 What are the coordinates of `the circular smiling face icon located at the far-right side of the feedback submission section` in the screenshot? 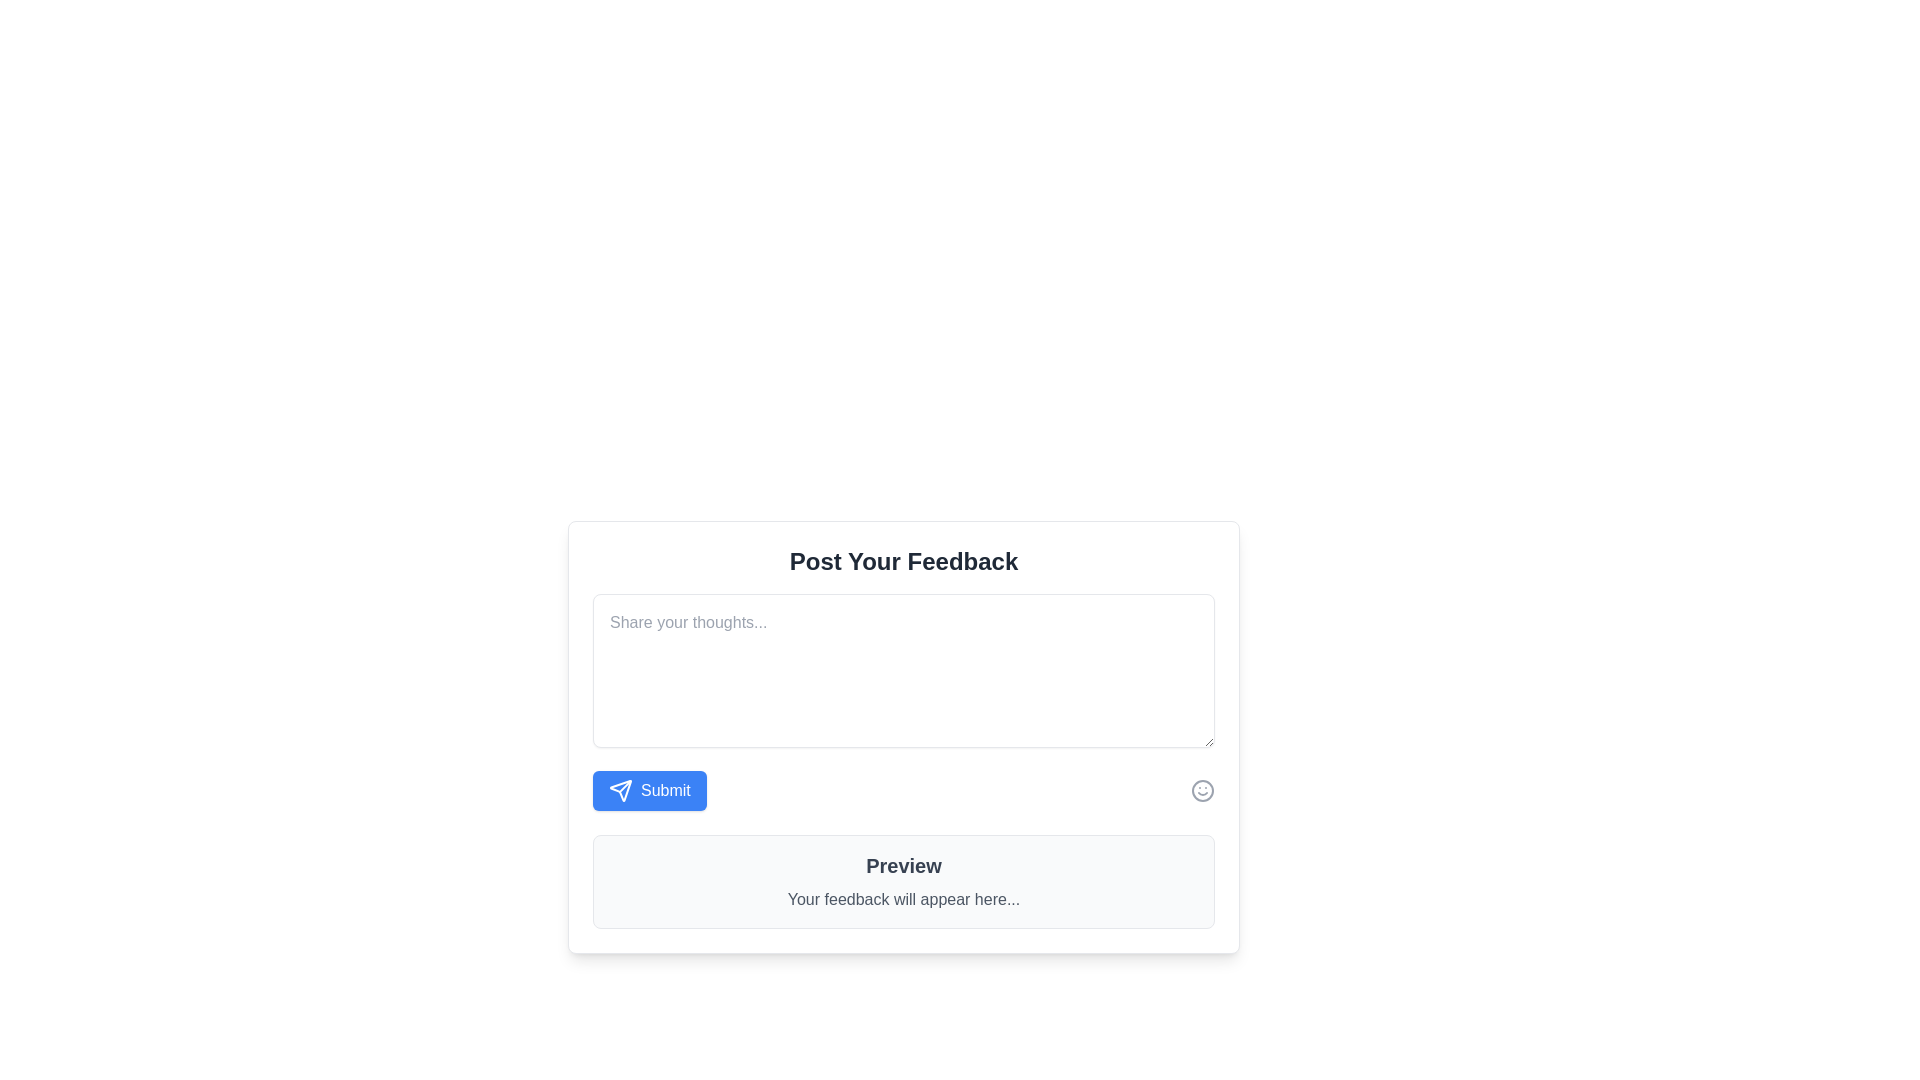 It's located at (1202, 789).